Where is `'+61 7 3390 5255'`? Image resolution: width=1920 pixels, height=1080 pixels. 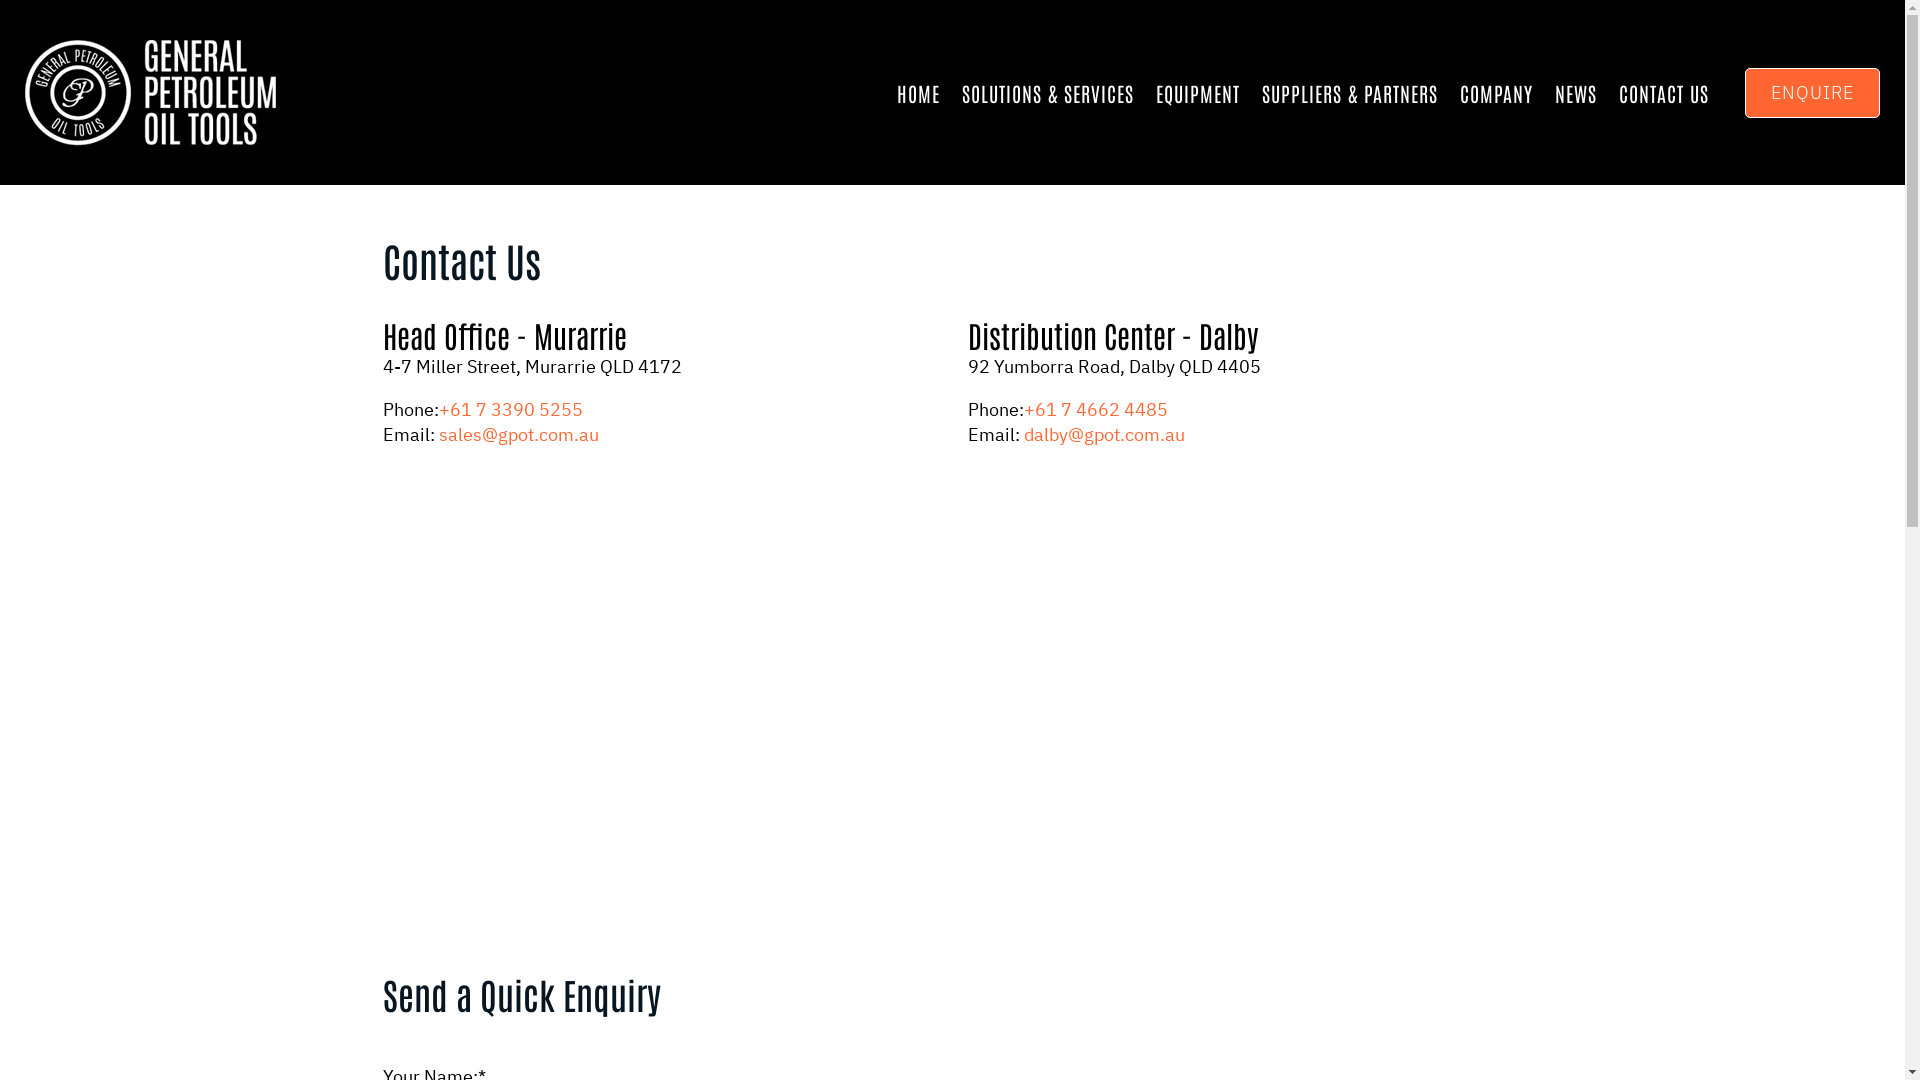
'+61 7 3390 5255' is located at coordinates (509, 408).